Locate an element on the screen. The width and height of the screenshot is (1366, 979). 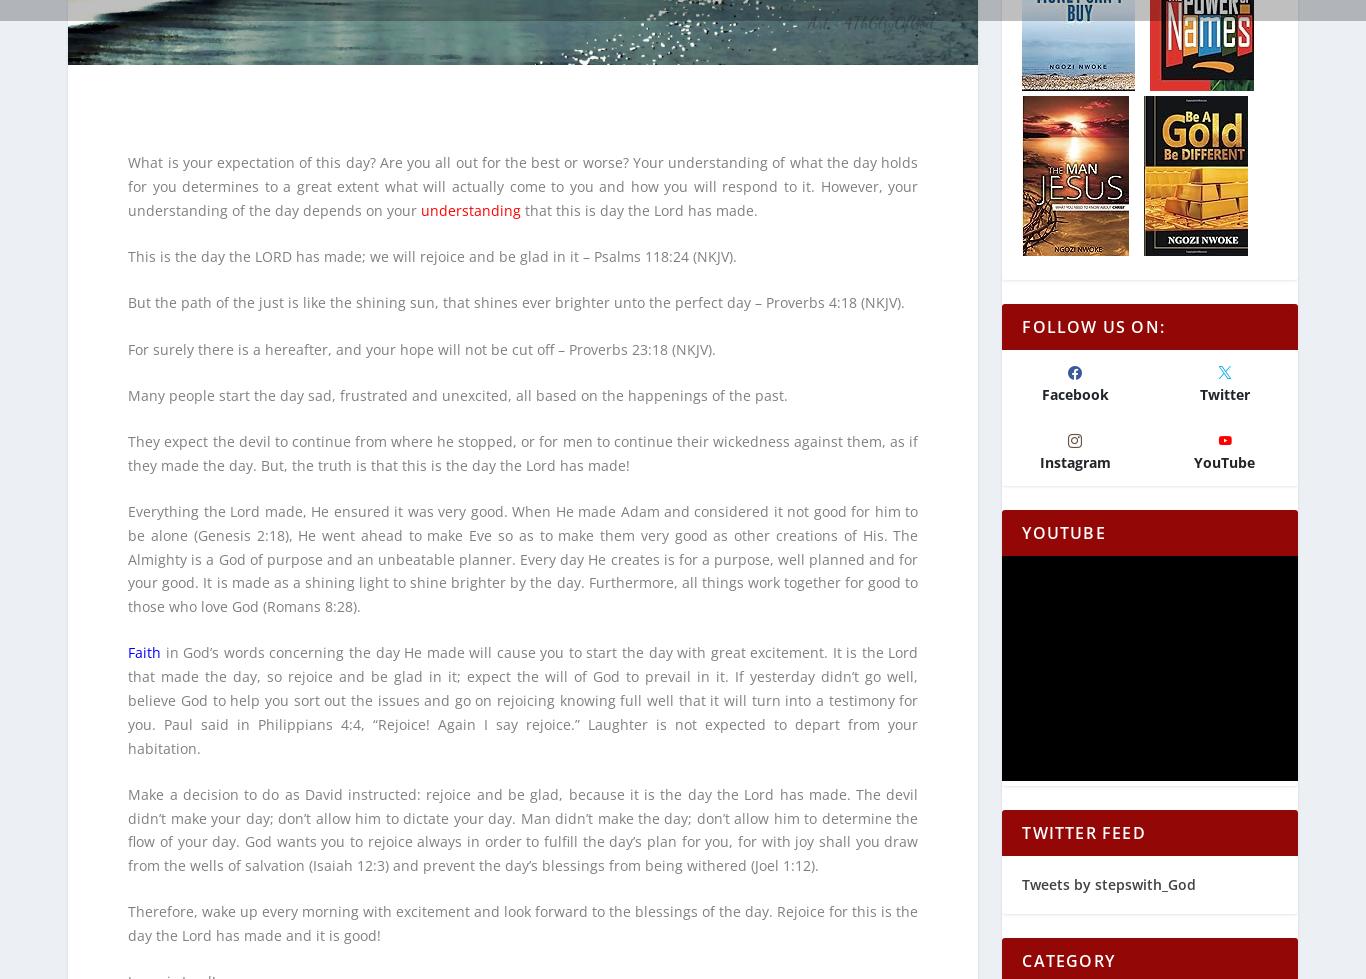
'They expect the devil to continue from where he stopped, or for men to continue their wickedness against them, as if they made the day. But, the truth is that this is the day the Lord has made!' is located at coordinates (523, 440).